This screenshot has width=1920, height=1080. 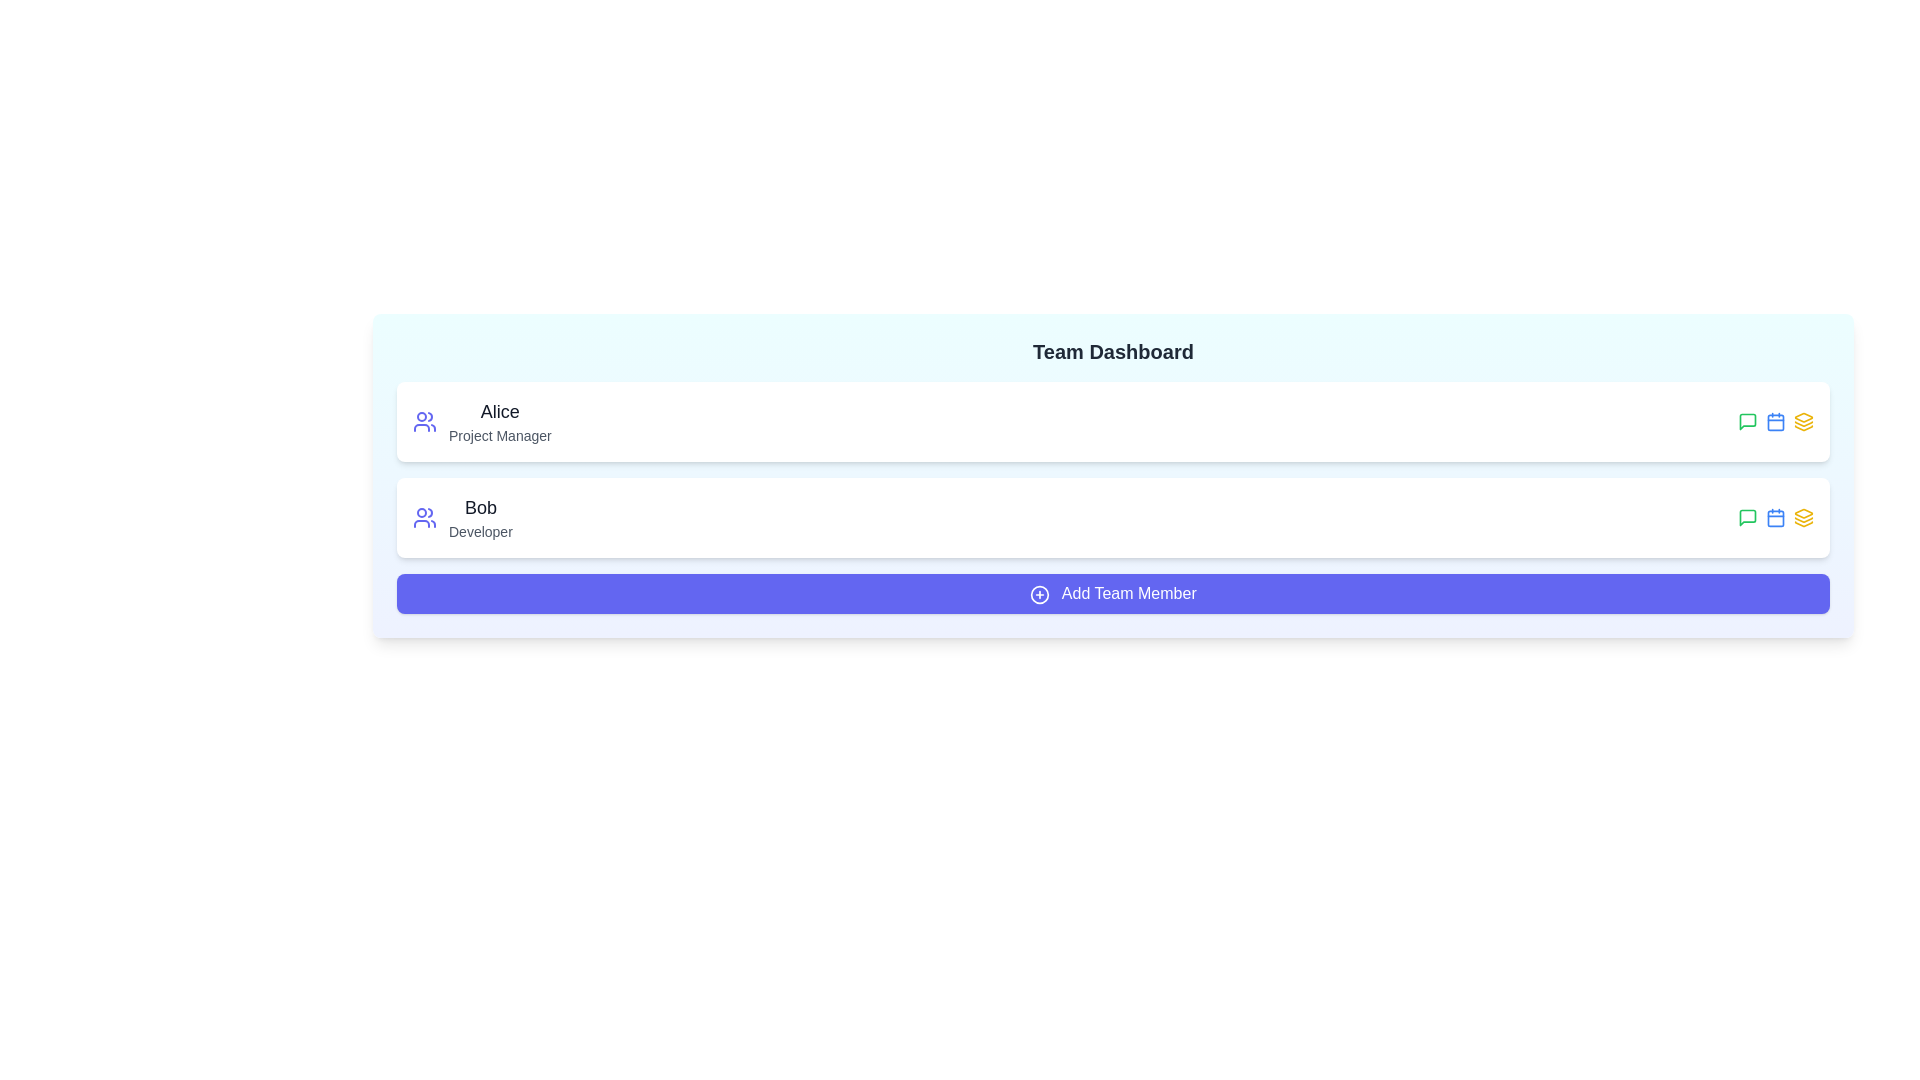 What do you see at coordinates (1040, 593) in the screenshot?
I see `the circular visual element forming the outer boundary of the '+' icon located to the left of the 'Add Team Member' button` at bounding box center [1040, 593].